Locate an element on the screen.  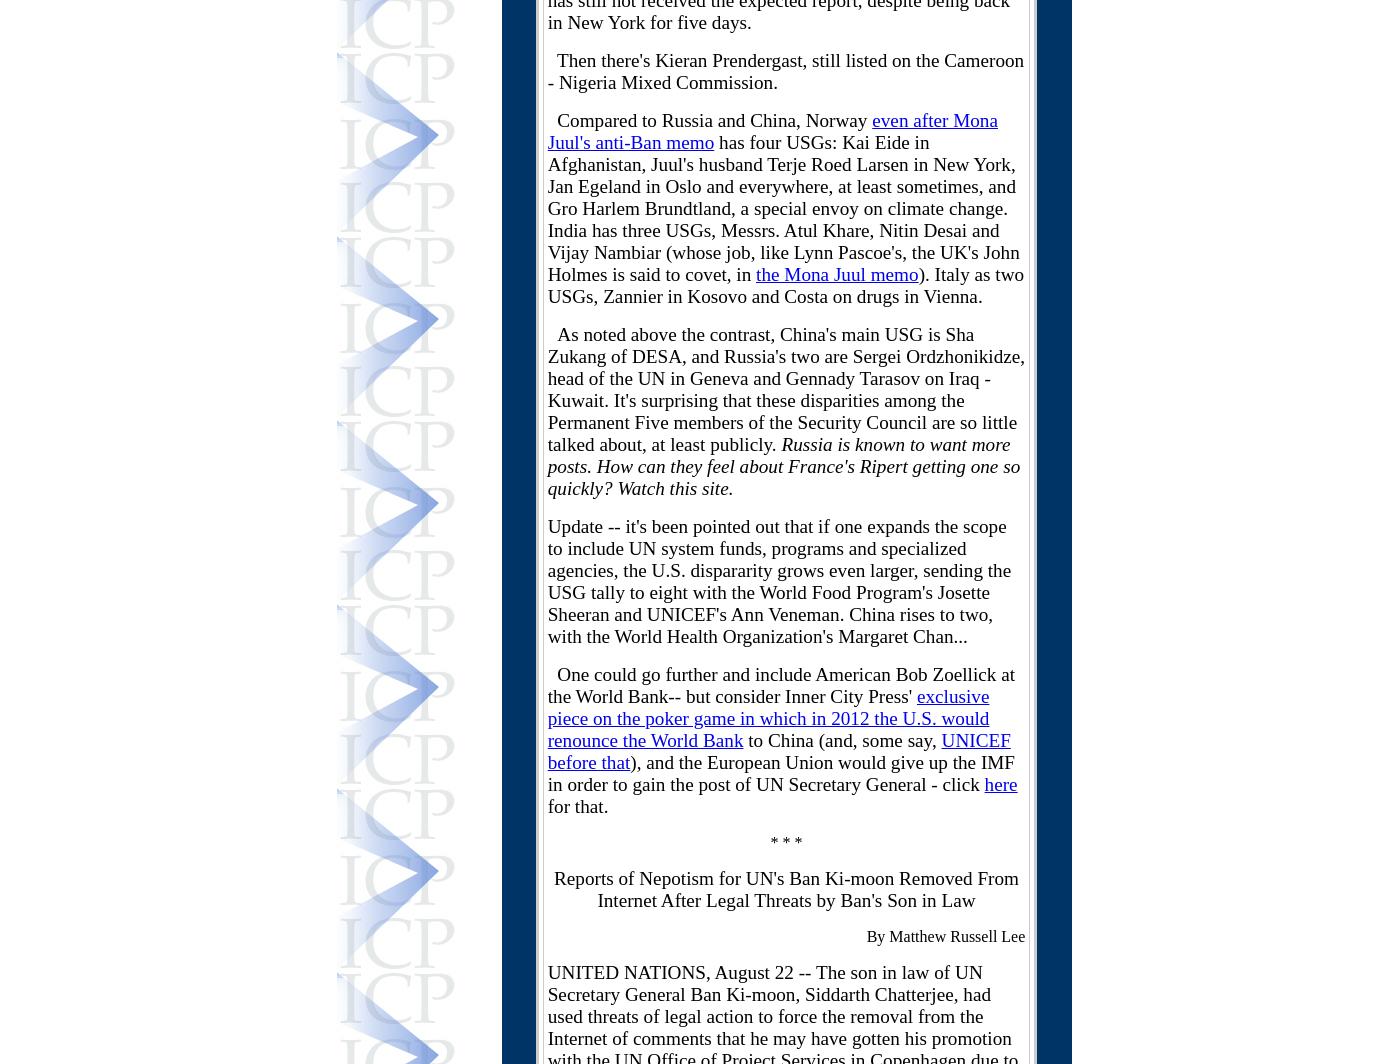
't' is located at coordinates (627, 762).